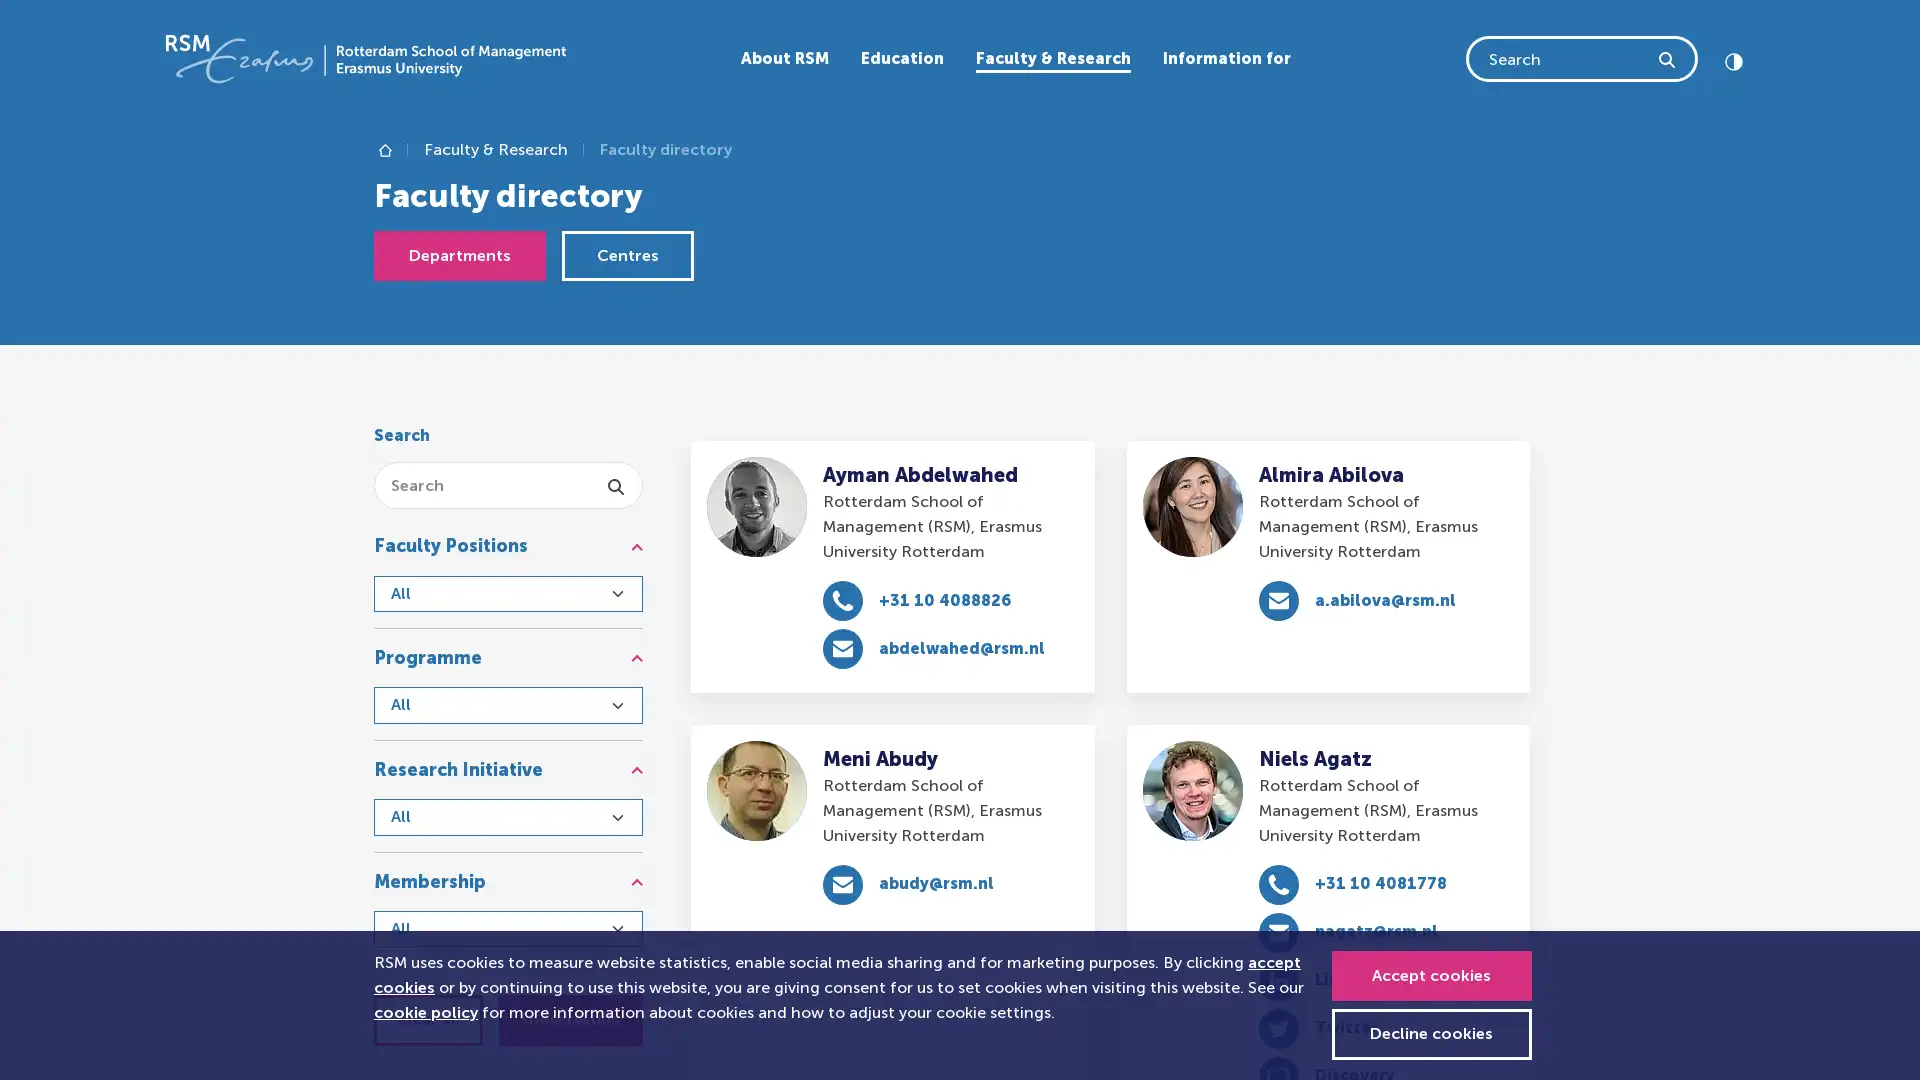 This screenshot has height=1080, width=1920. I want to click on Research Initiative, so click(508, 768).